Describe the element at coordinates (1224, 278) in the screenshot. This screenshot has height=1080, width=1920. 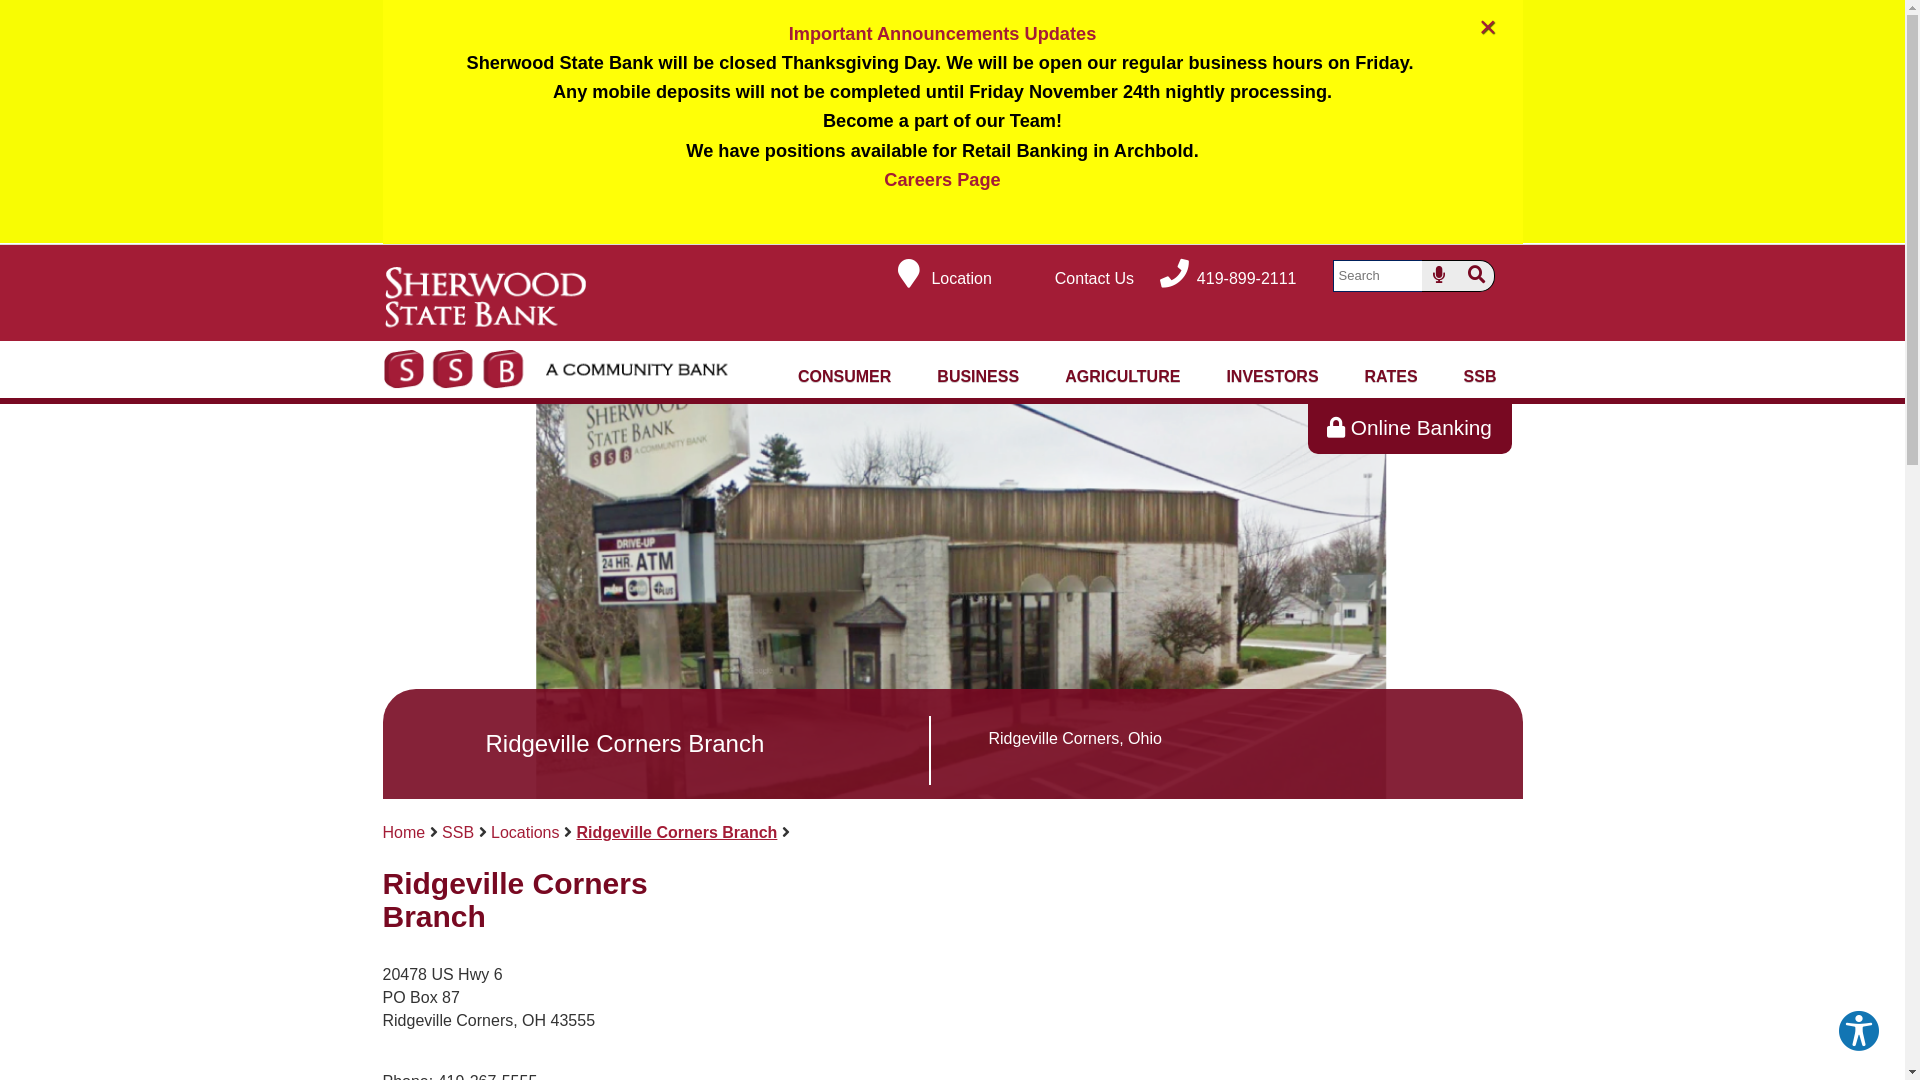
I see `'419-899-2111'` at that location.